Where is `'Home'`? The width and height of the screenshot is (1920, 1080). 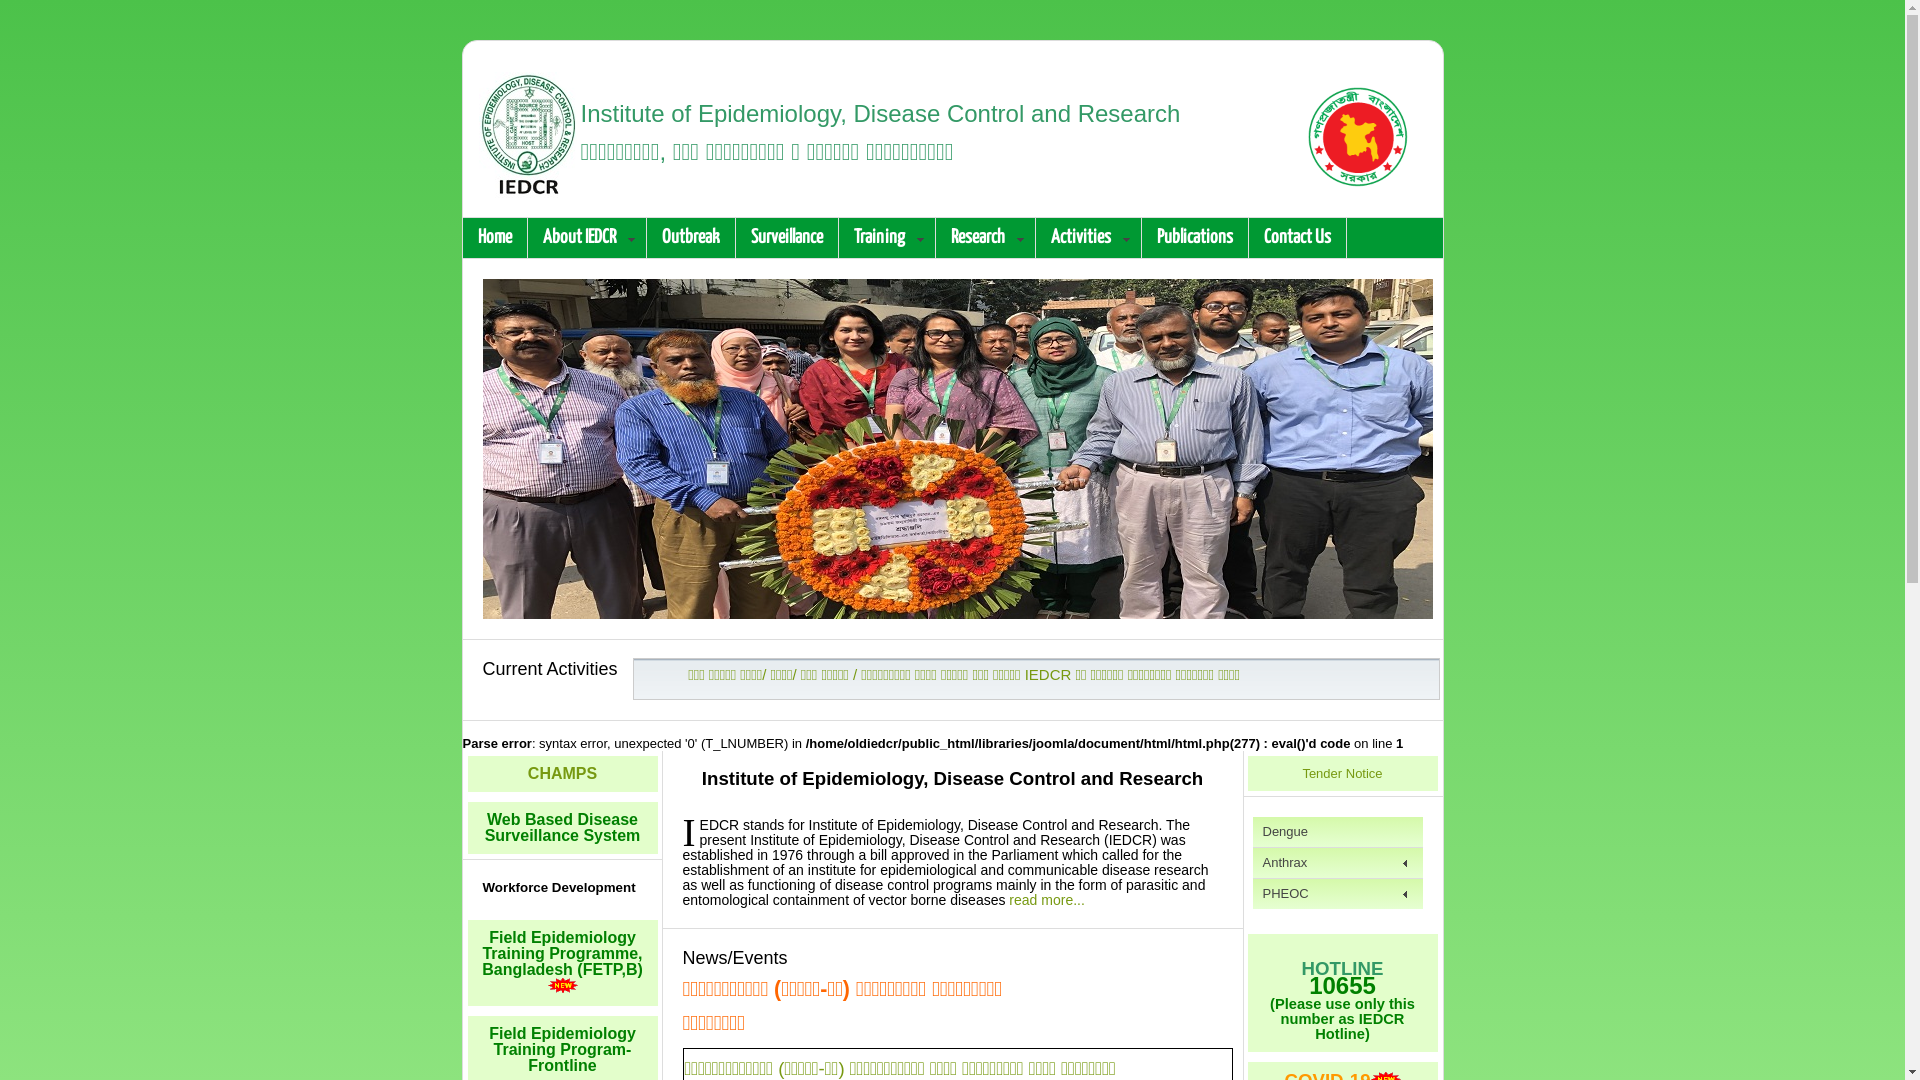 'Home' is located at coordinates (494, 237).